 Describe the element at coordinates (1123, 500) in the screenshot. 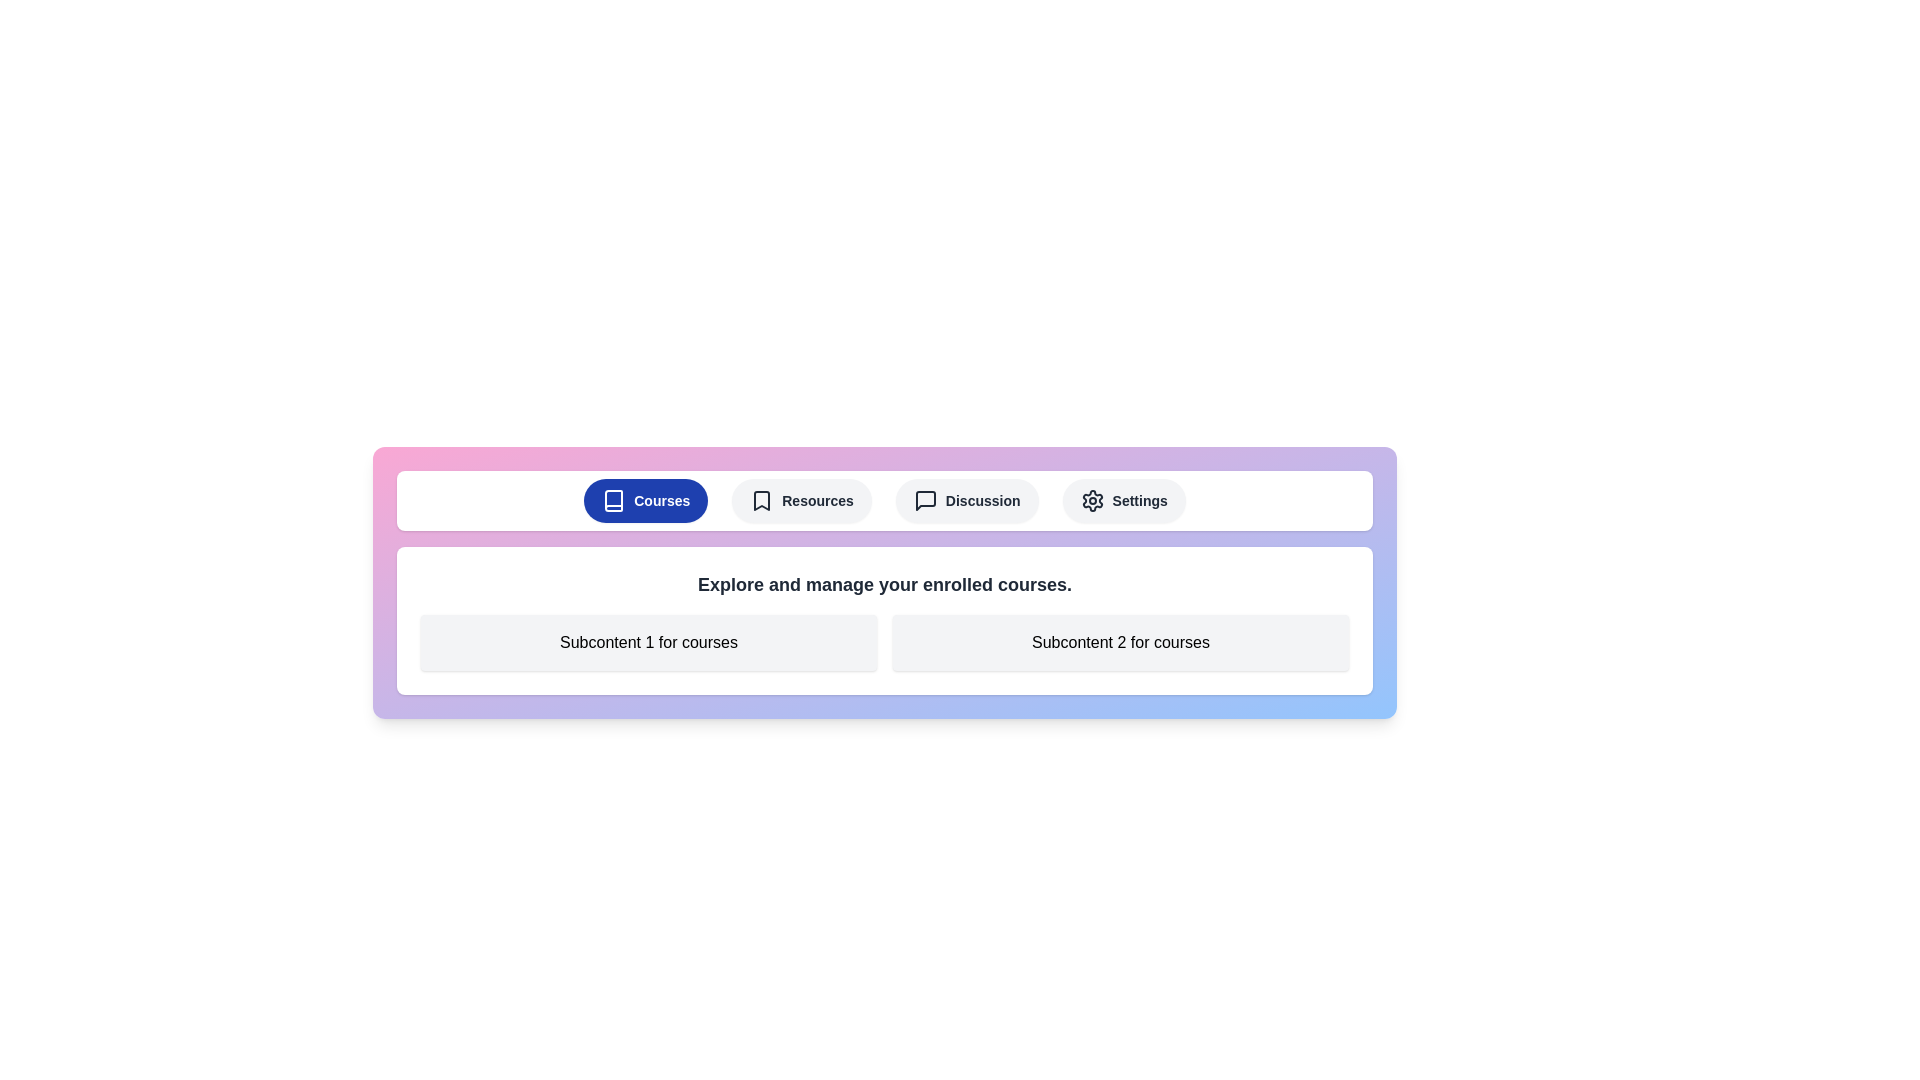

I see `the settings button, which is the fourth button from the left` at that location.